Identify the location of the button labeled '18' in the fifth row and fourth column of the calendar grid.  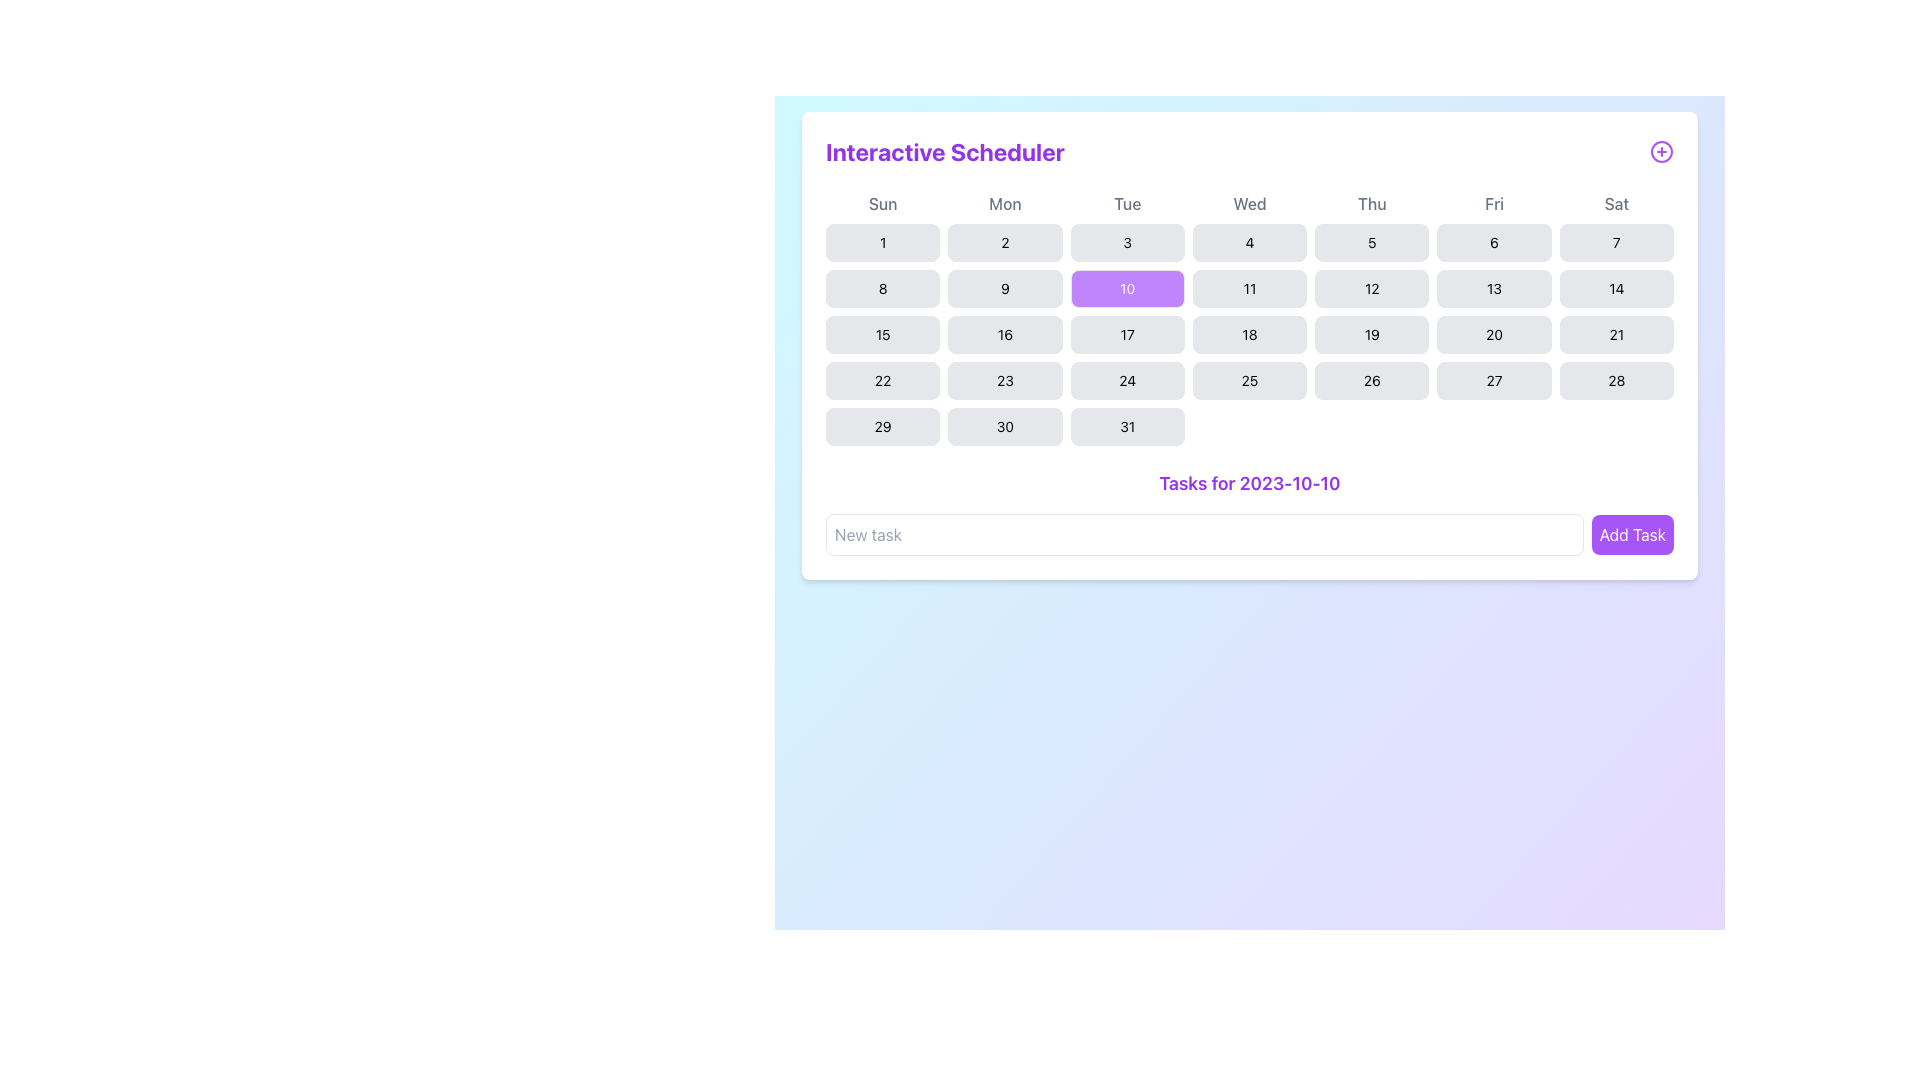
(1248, 334).